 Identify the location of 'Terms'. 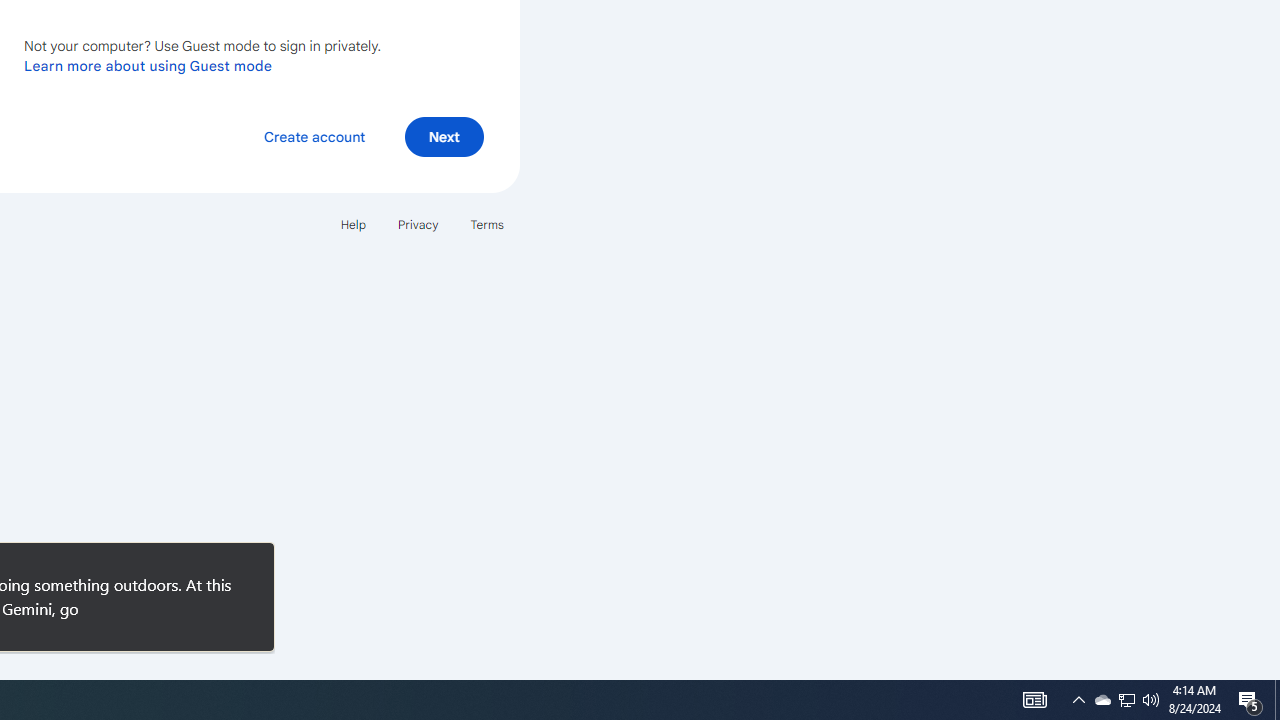
(487, 224).